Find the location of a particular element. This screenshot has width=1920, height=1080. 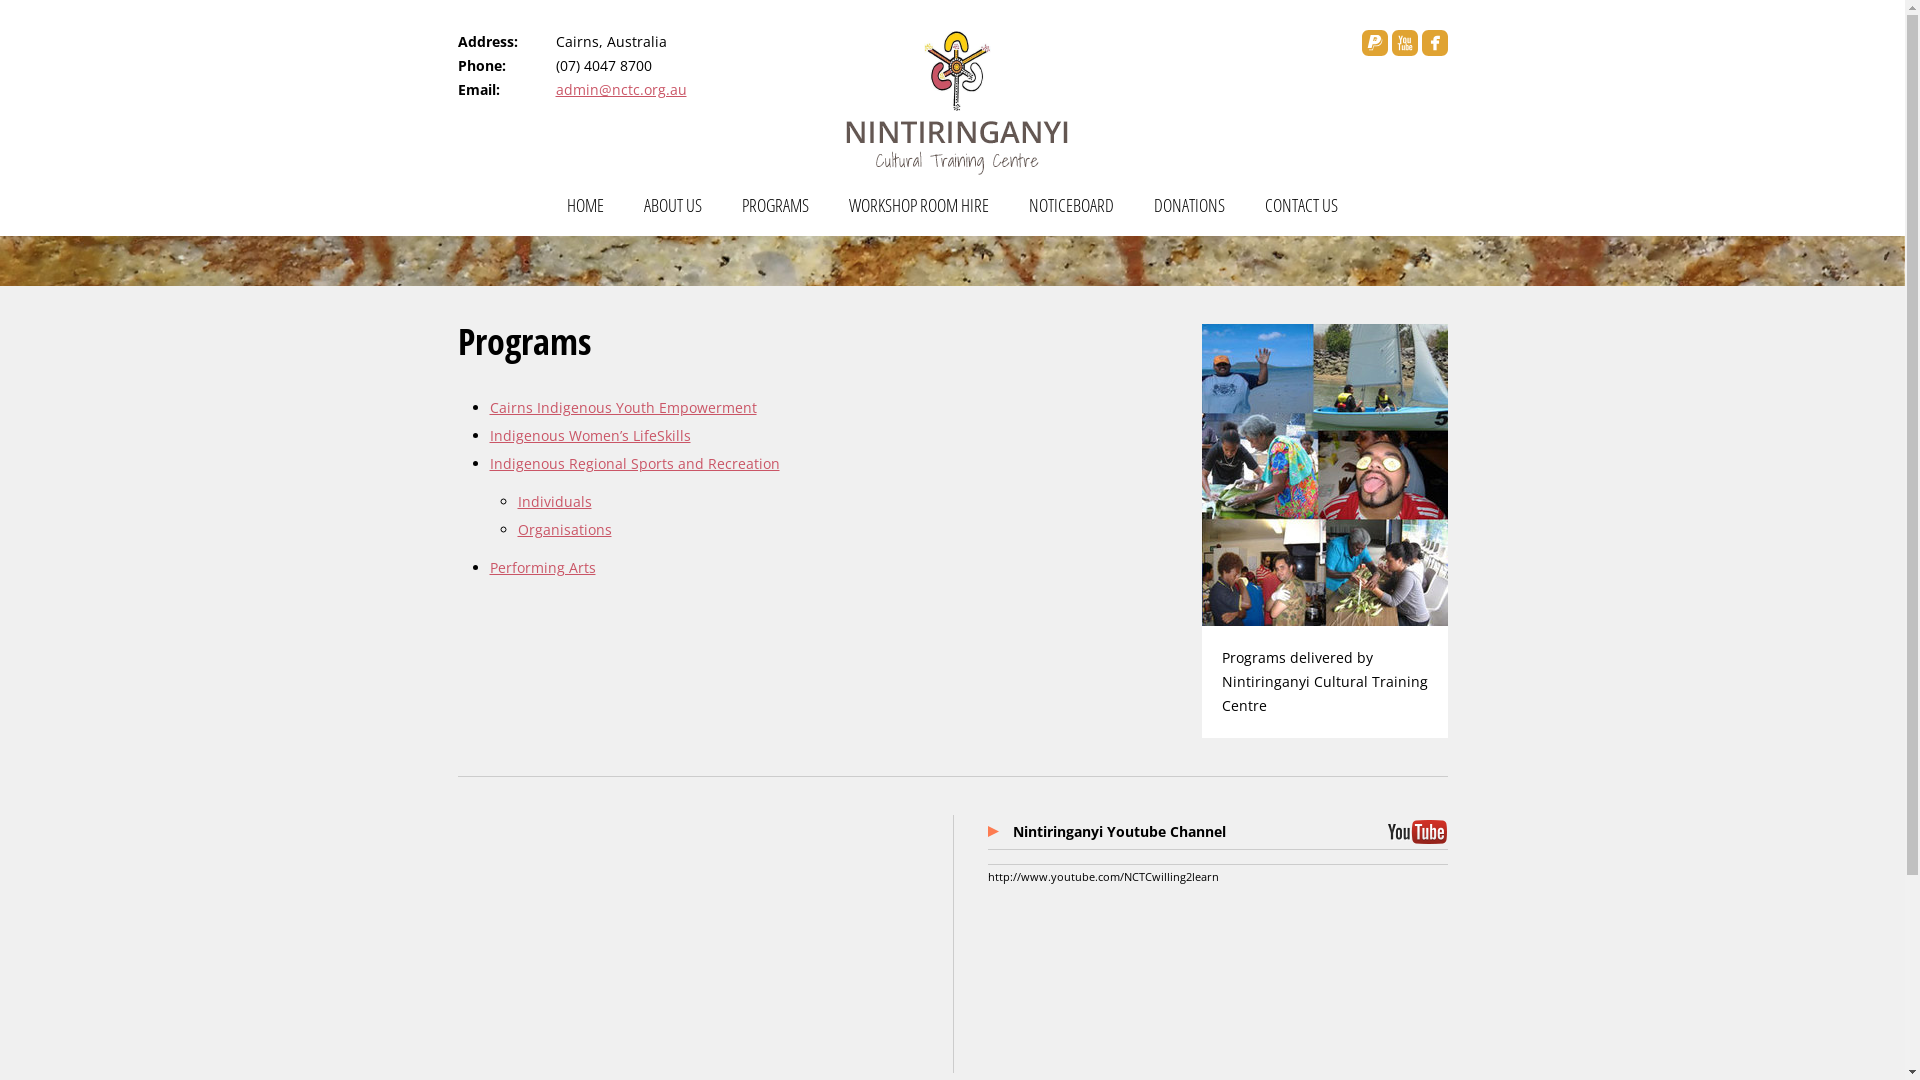

'Organisations' is located at coordinates (564, 528).